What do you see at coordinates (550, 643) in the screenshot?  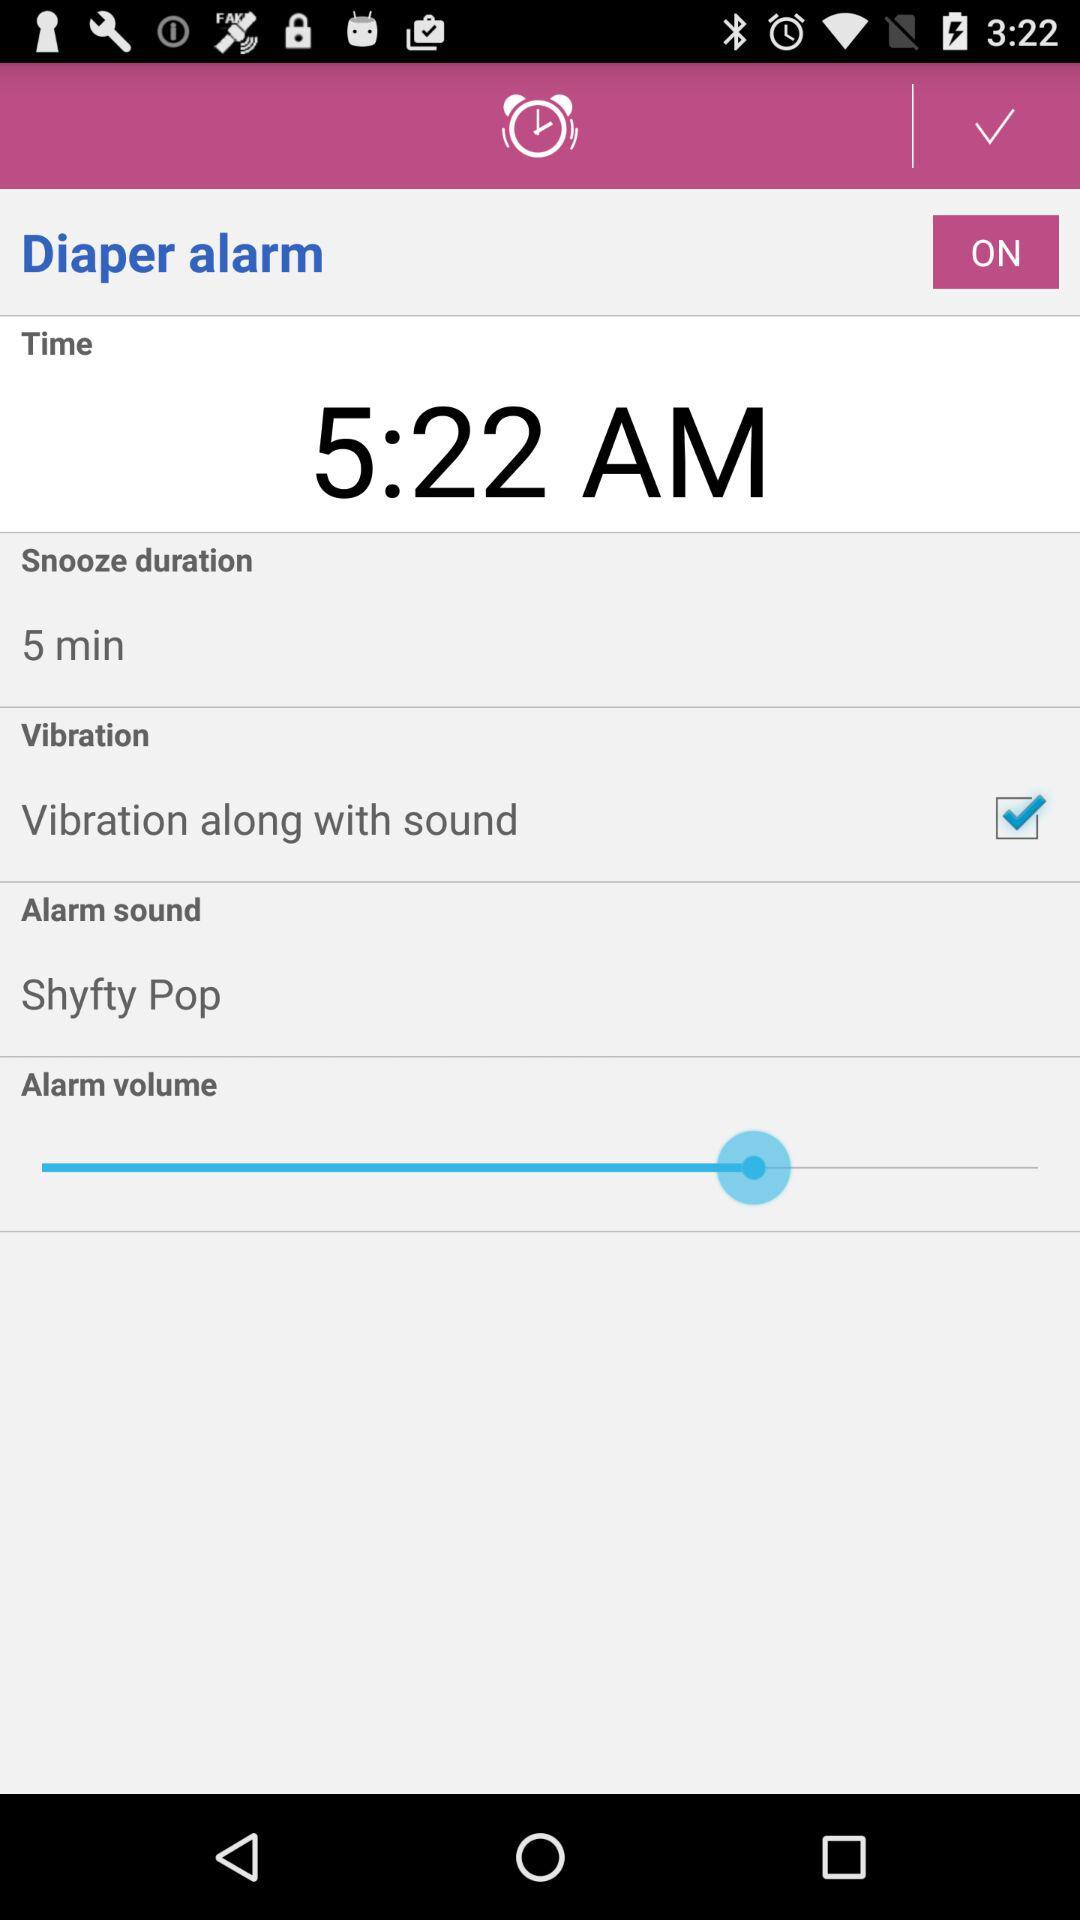 I see `5 min item` at bounding box center [550, 643].